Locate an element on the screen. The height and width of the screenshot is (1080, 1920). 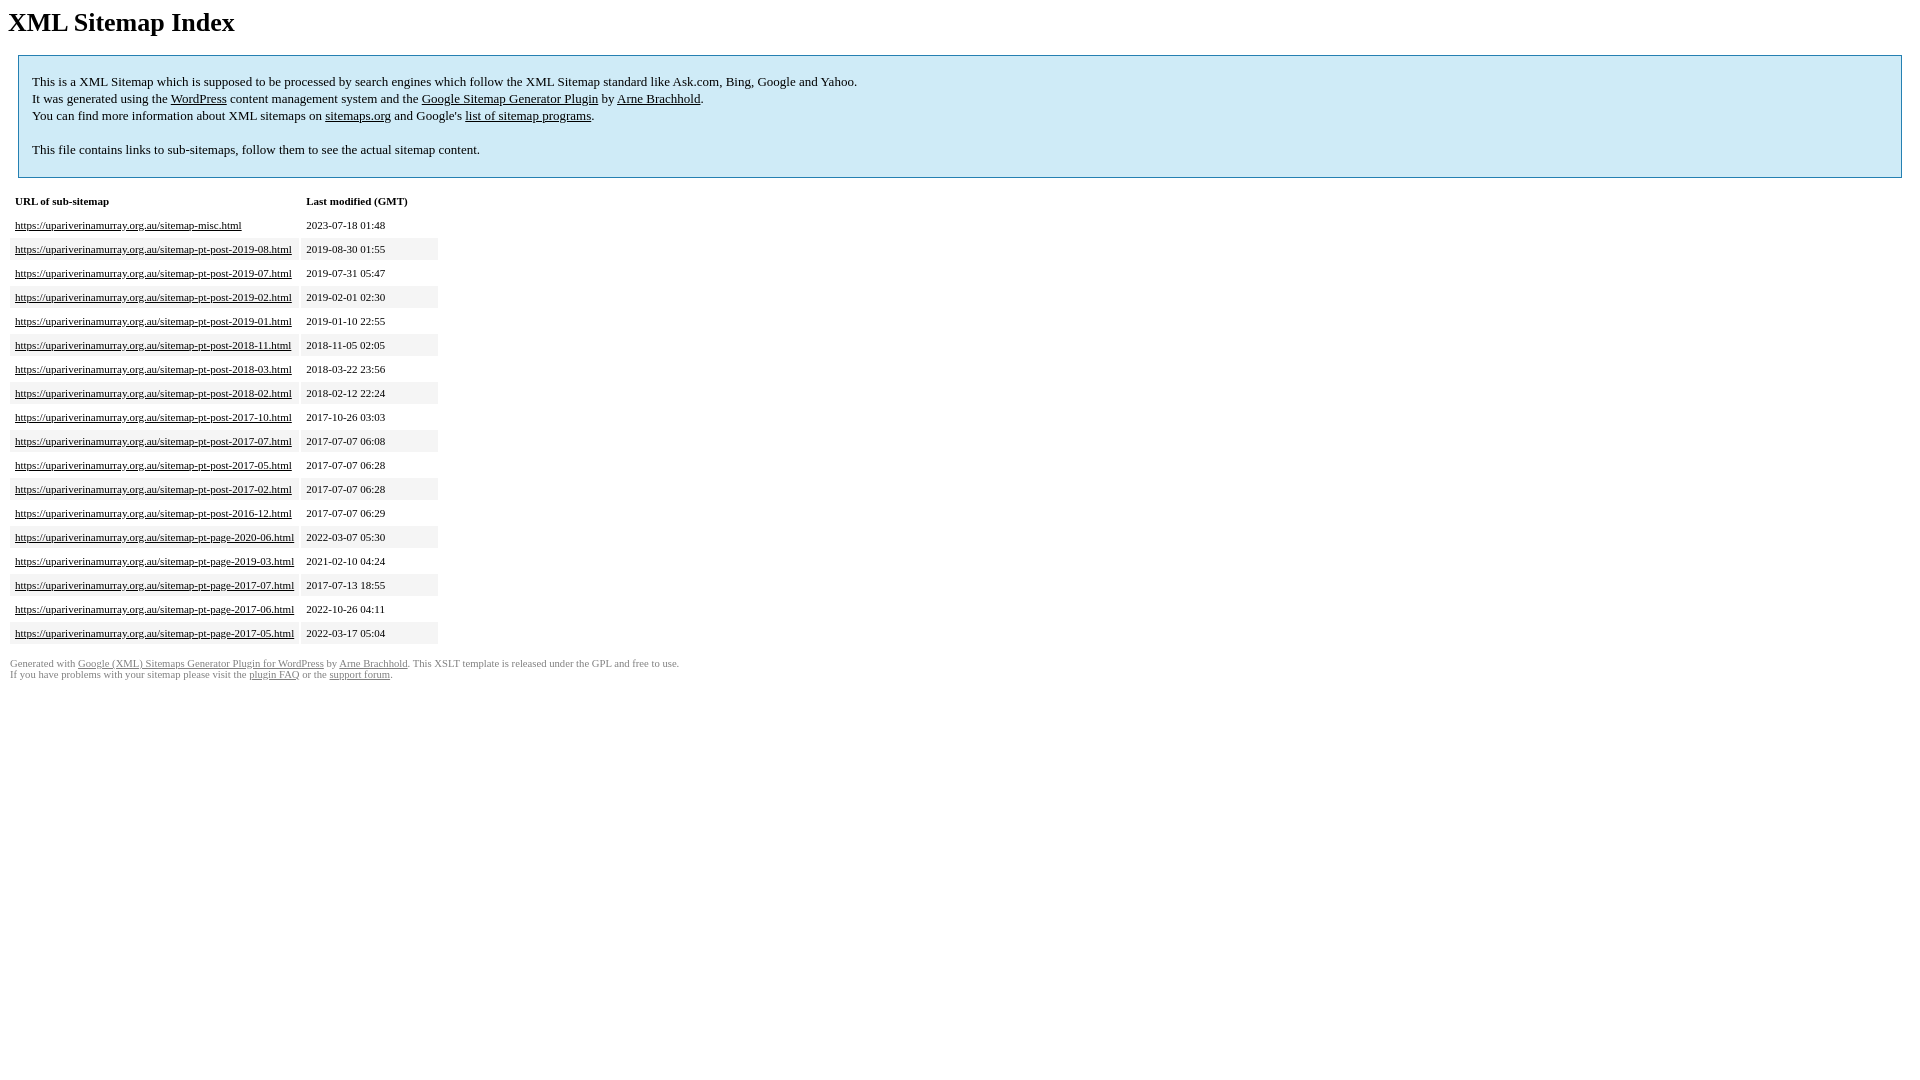
'Google Sitemap Generator Plugin' is located at coordinates (510, 98).